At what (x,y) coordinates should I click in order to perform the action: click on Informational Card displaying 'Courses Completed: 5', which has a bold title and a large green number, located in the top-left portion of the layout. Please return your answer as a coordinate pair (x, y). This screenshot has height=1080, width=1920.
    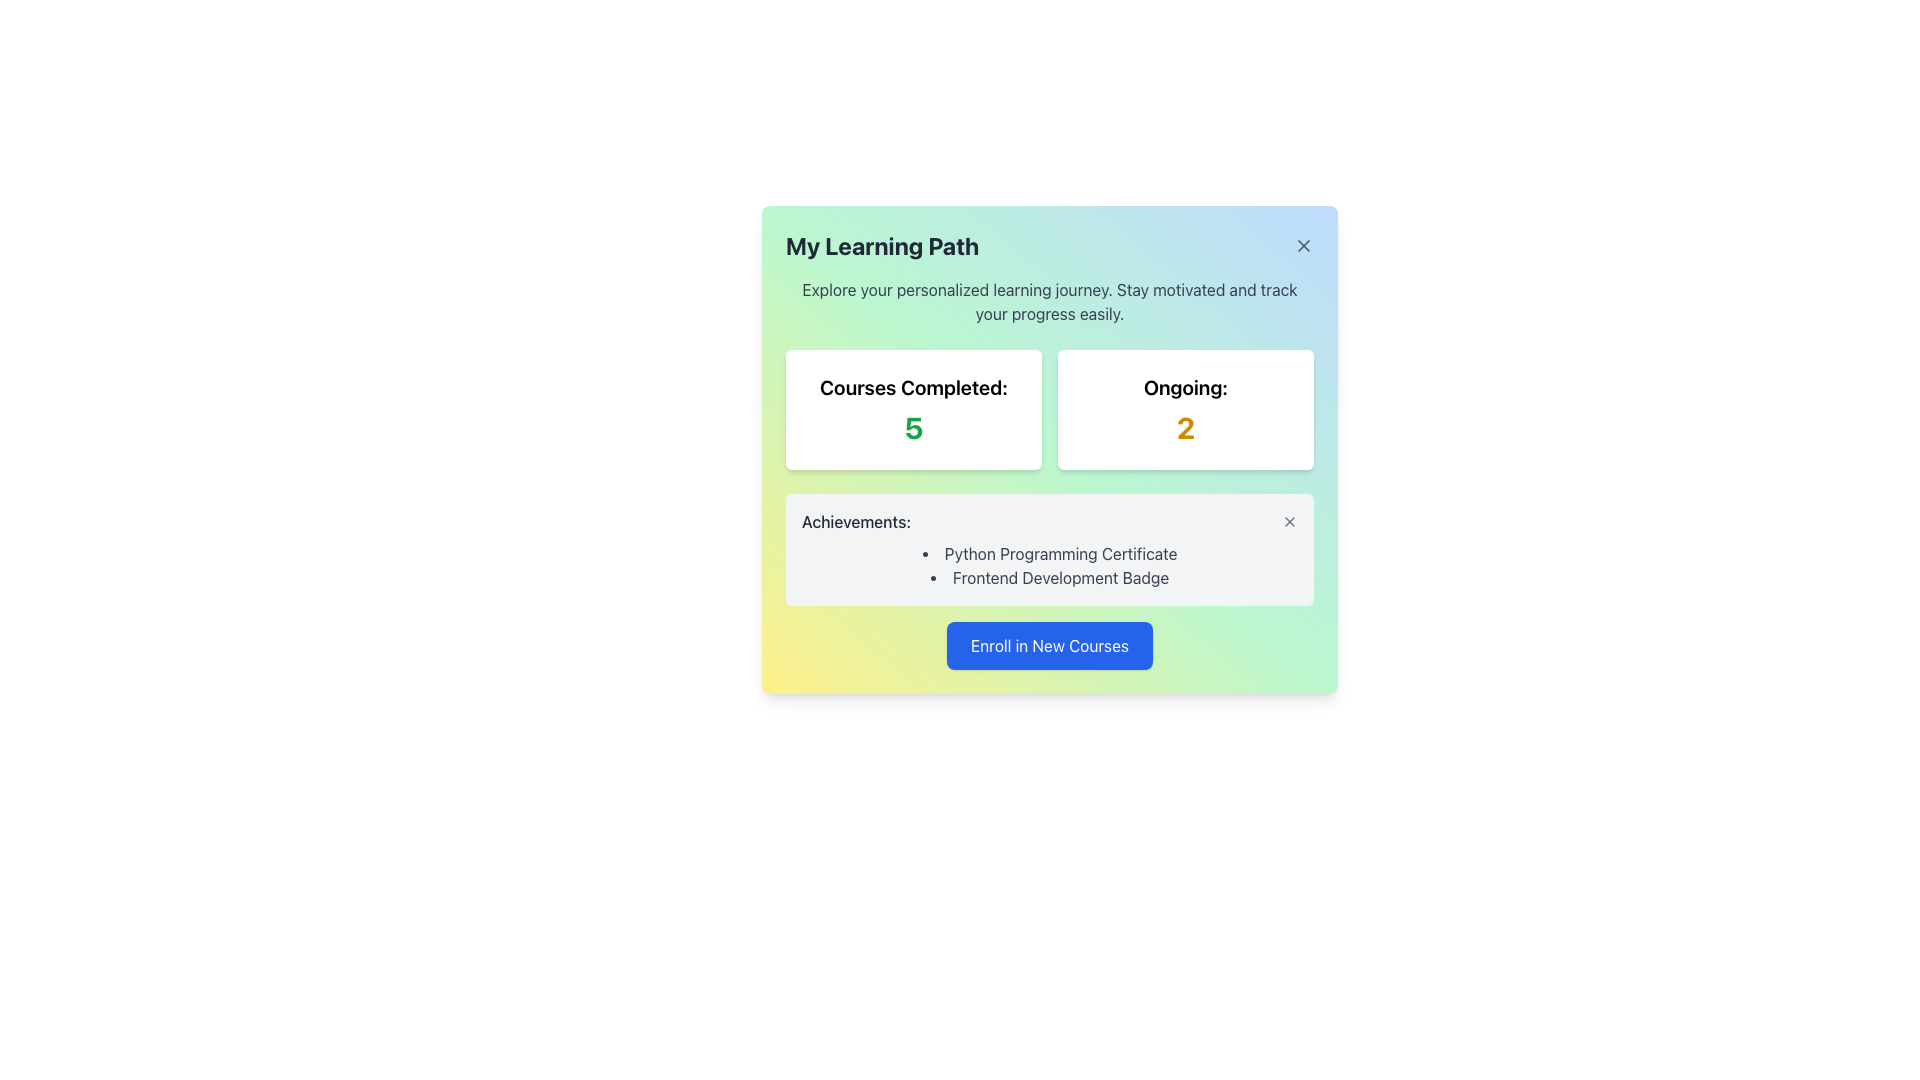
    Looking at the image, I should click on (912, 408).